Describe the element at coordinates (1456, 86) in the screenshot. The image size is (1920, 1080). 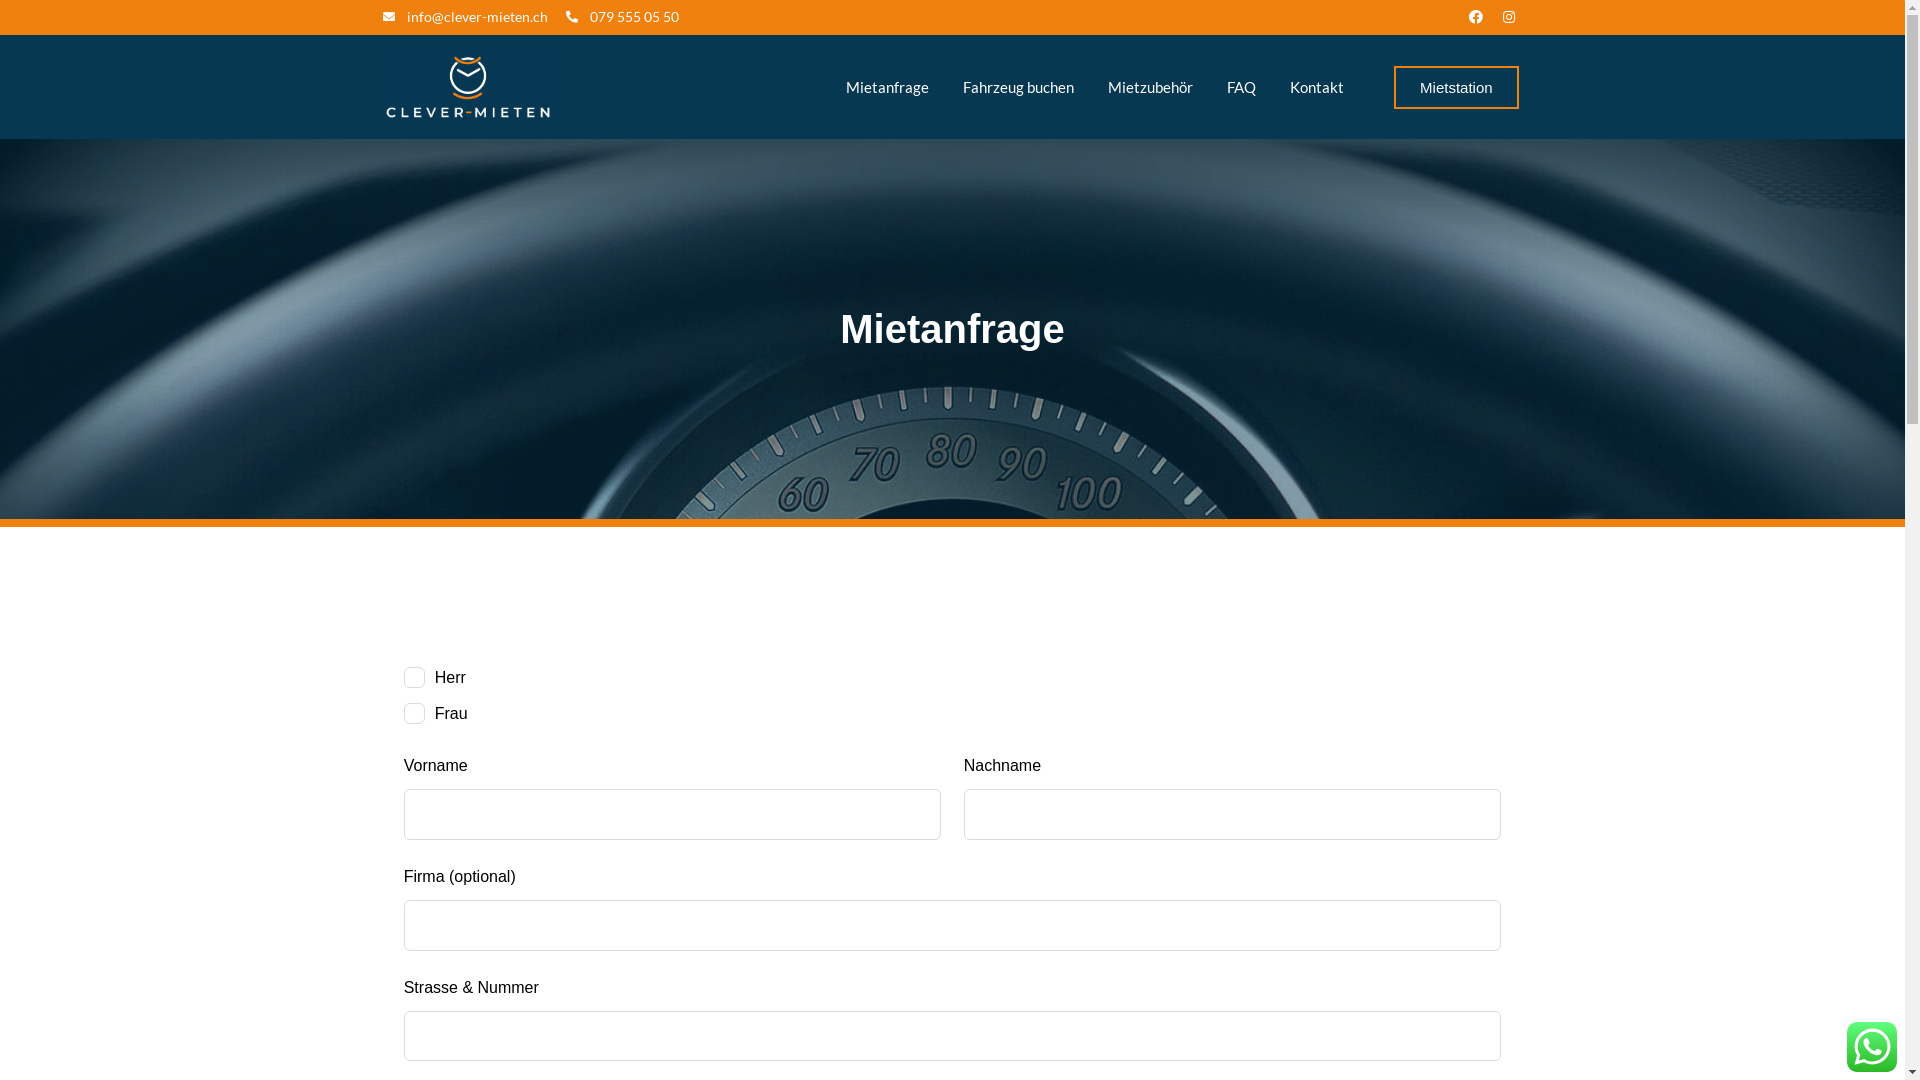
I see `'Mietstation'` at that location.